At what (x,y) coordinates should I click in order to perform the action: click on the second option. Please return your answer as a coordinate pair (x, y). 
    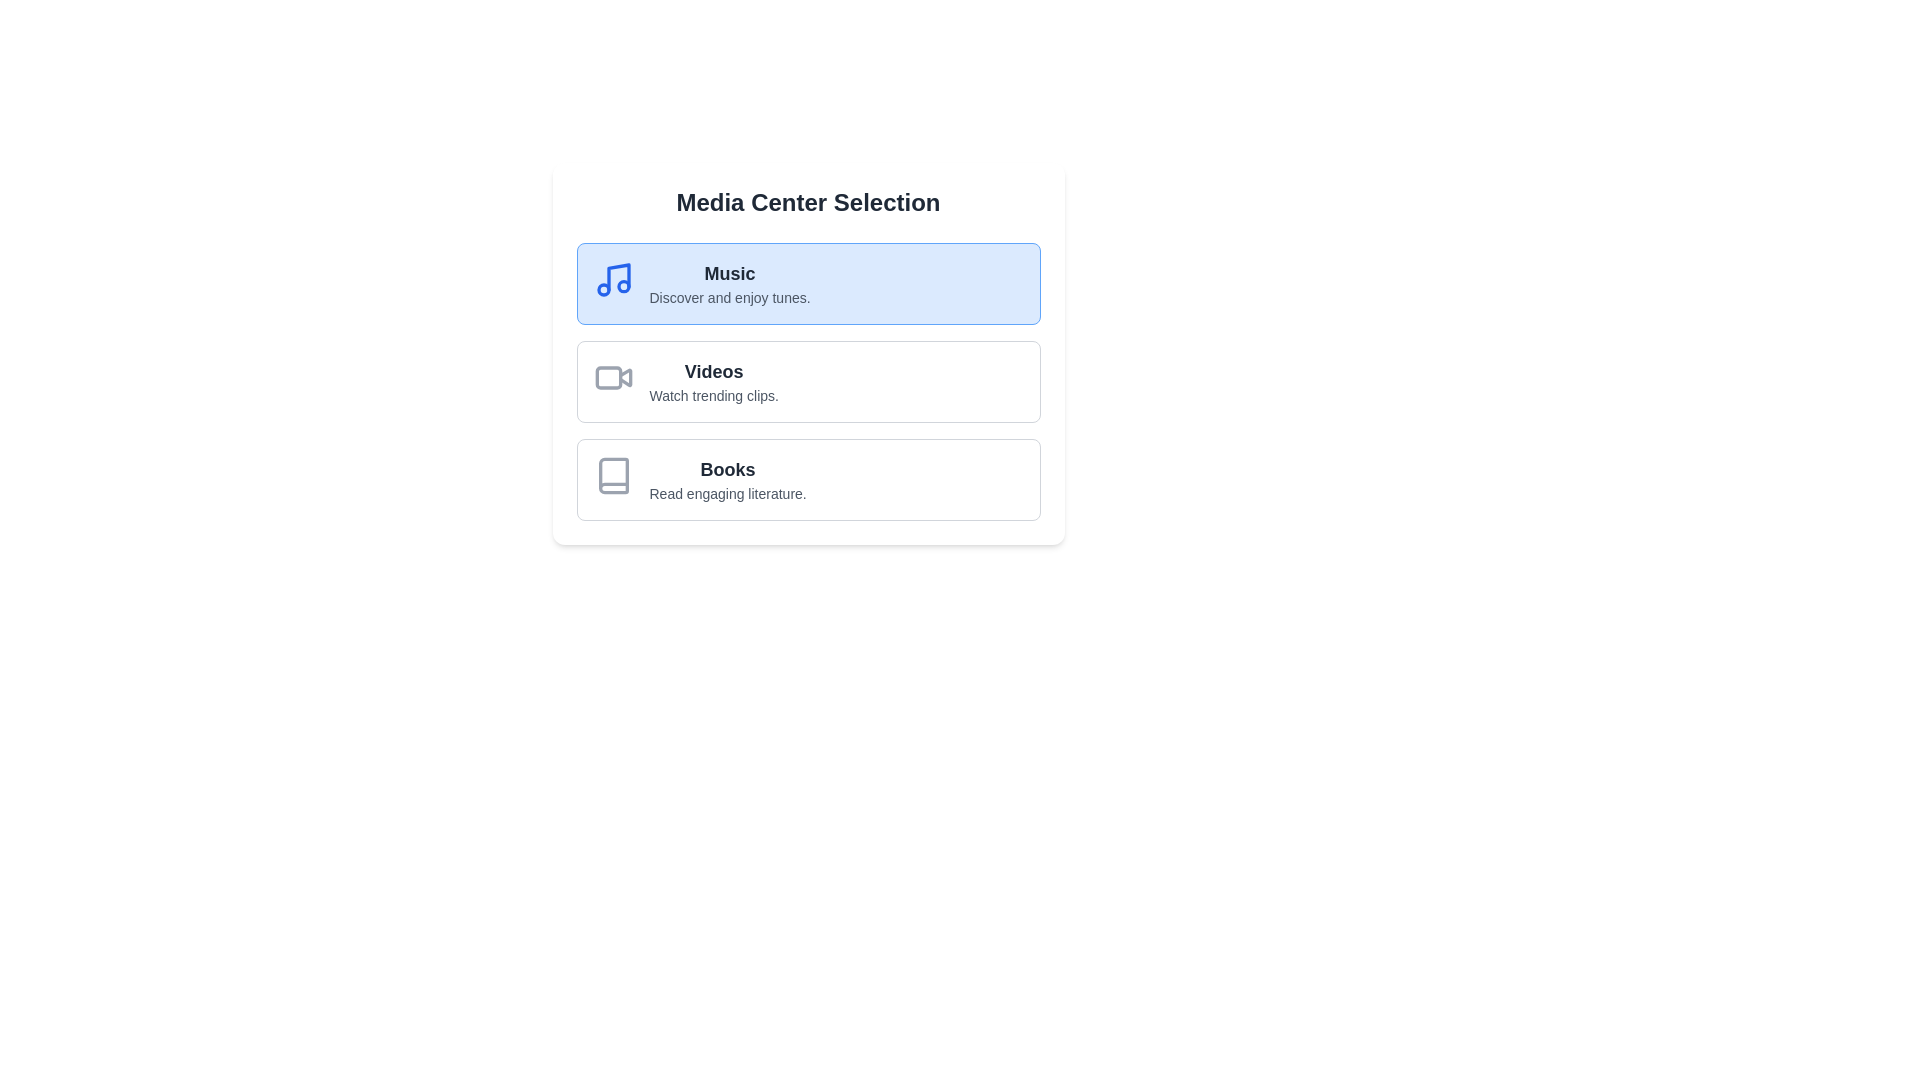
    Looking at the image, I should click on (808, 381).